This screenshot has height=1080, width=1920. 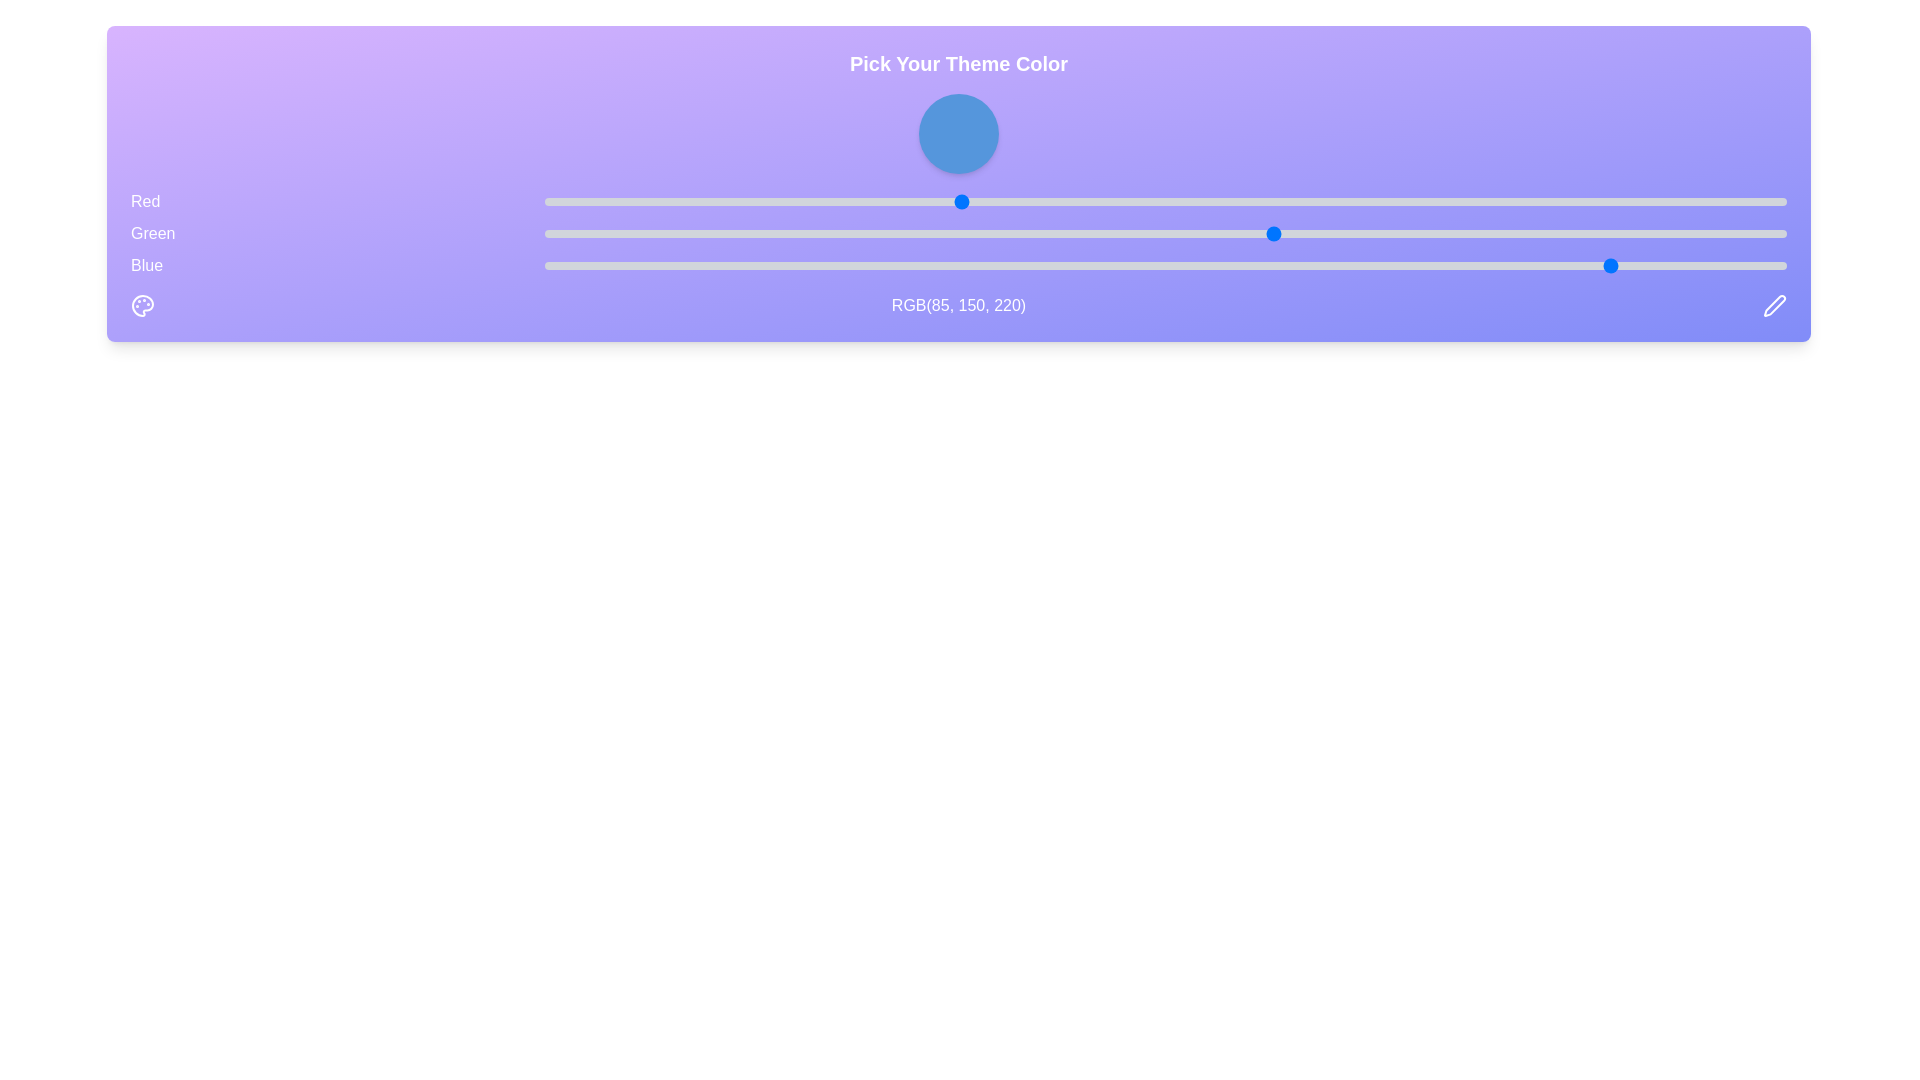 What do you see at coordinates (1065, 201) in the screenshot?
I see `the 'red' color intensity` at bounding box center [1065, 201].